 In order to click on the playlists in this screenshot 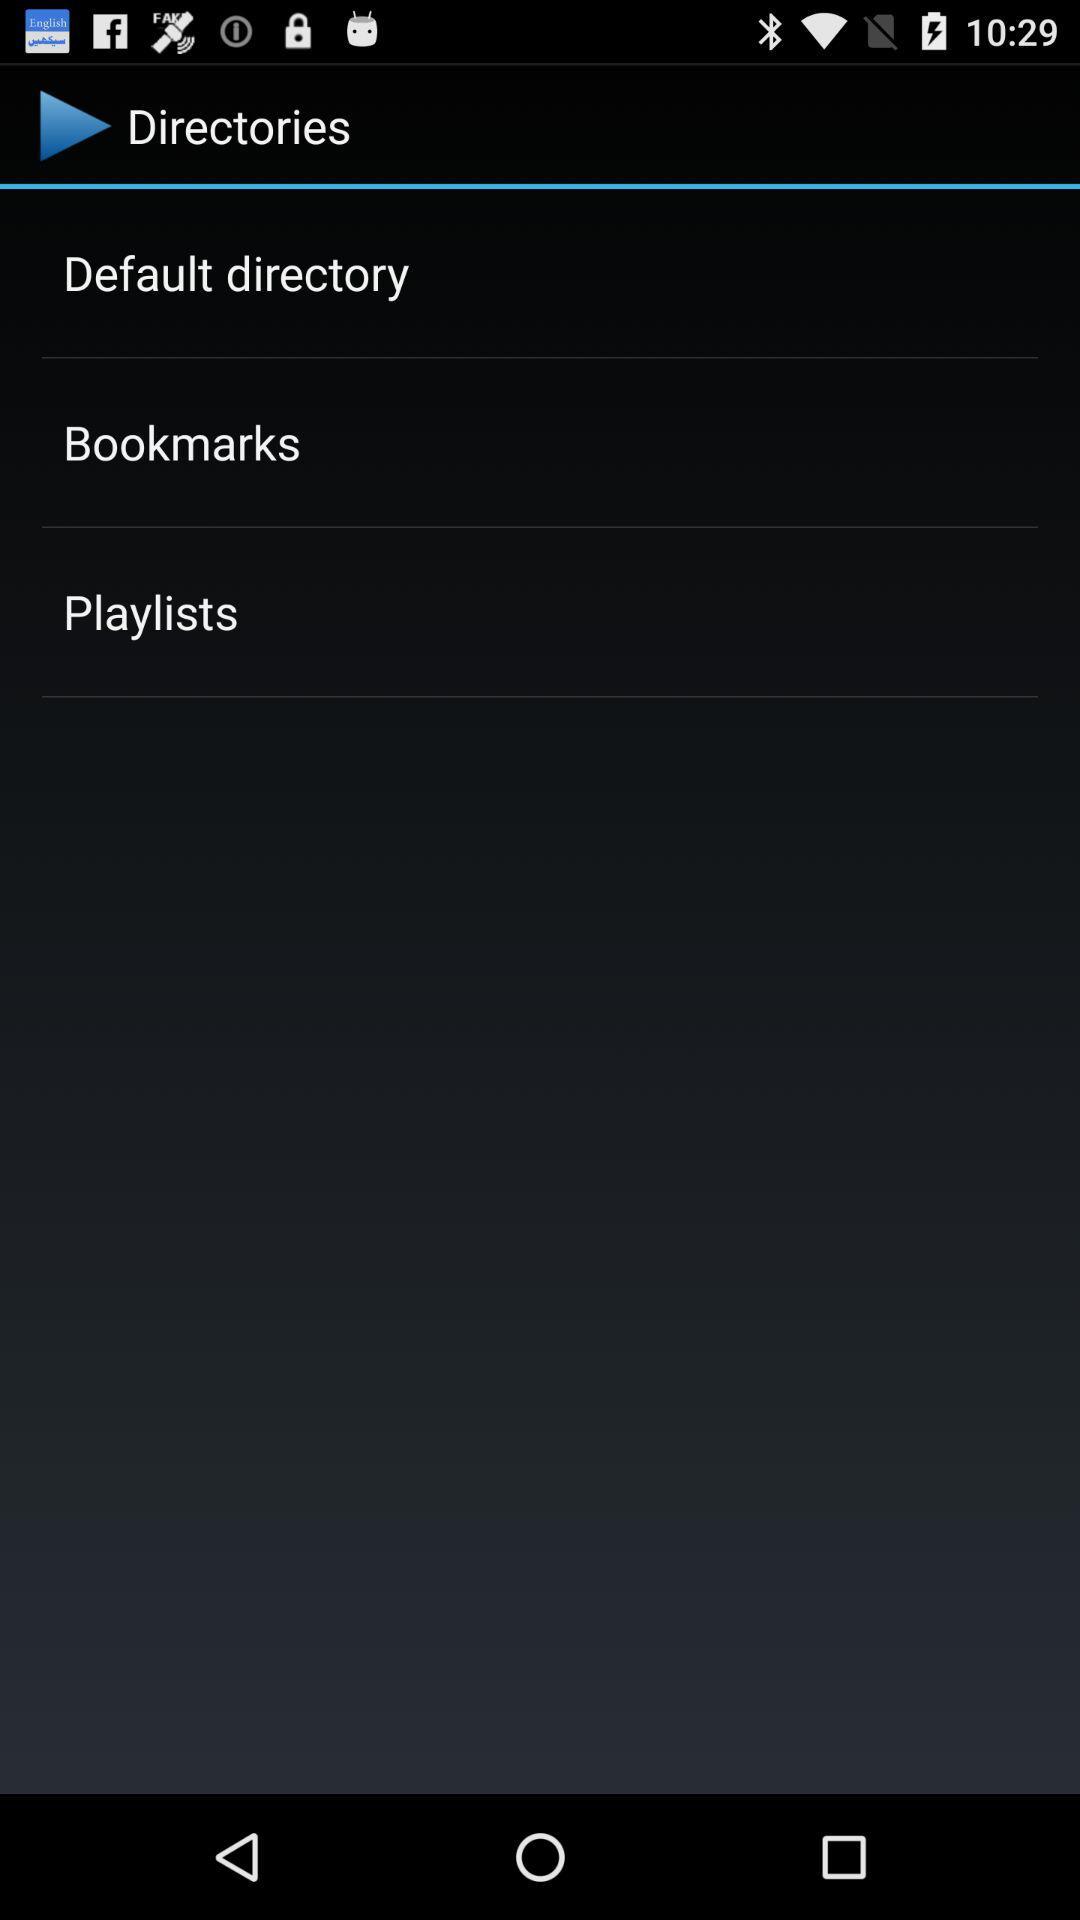, I will do `click(149, 610)`.